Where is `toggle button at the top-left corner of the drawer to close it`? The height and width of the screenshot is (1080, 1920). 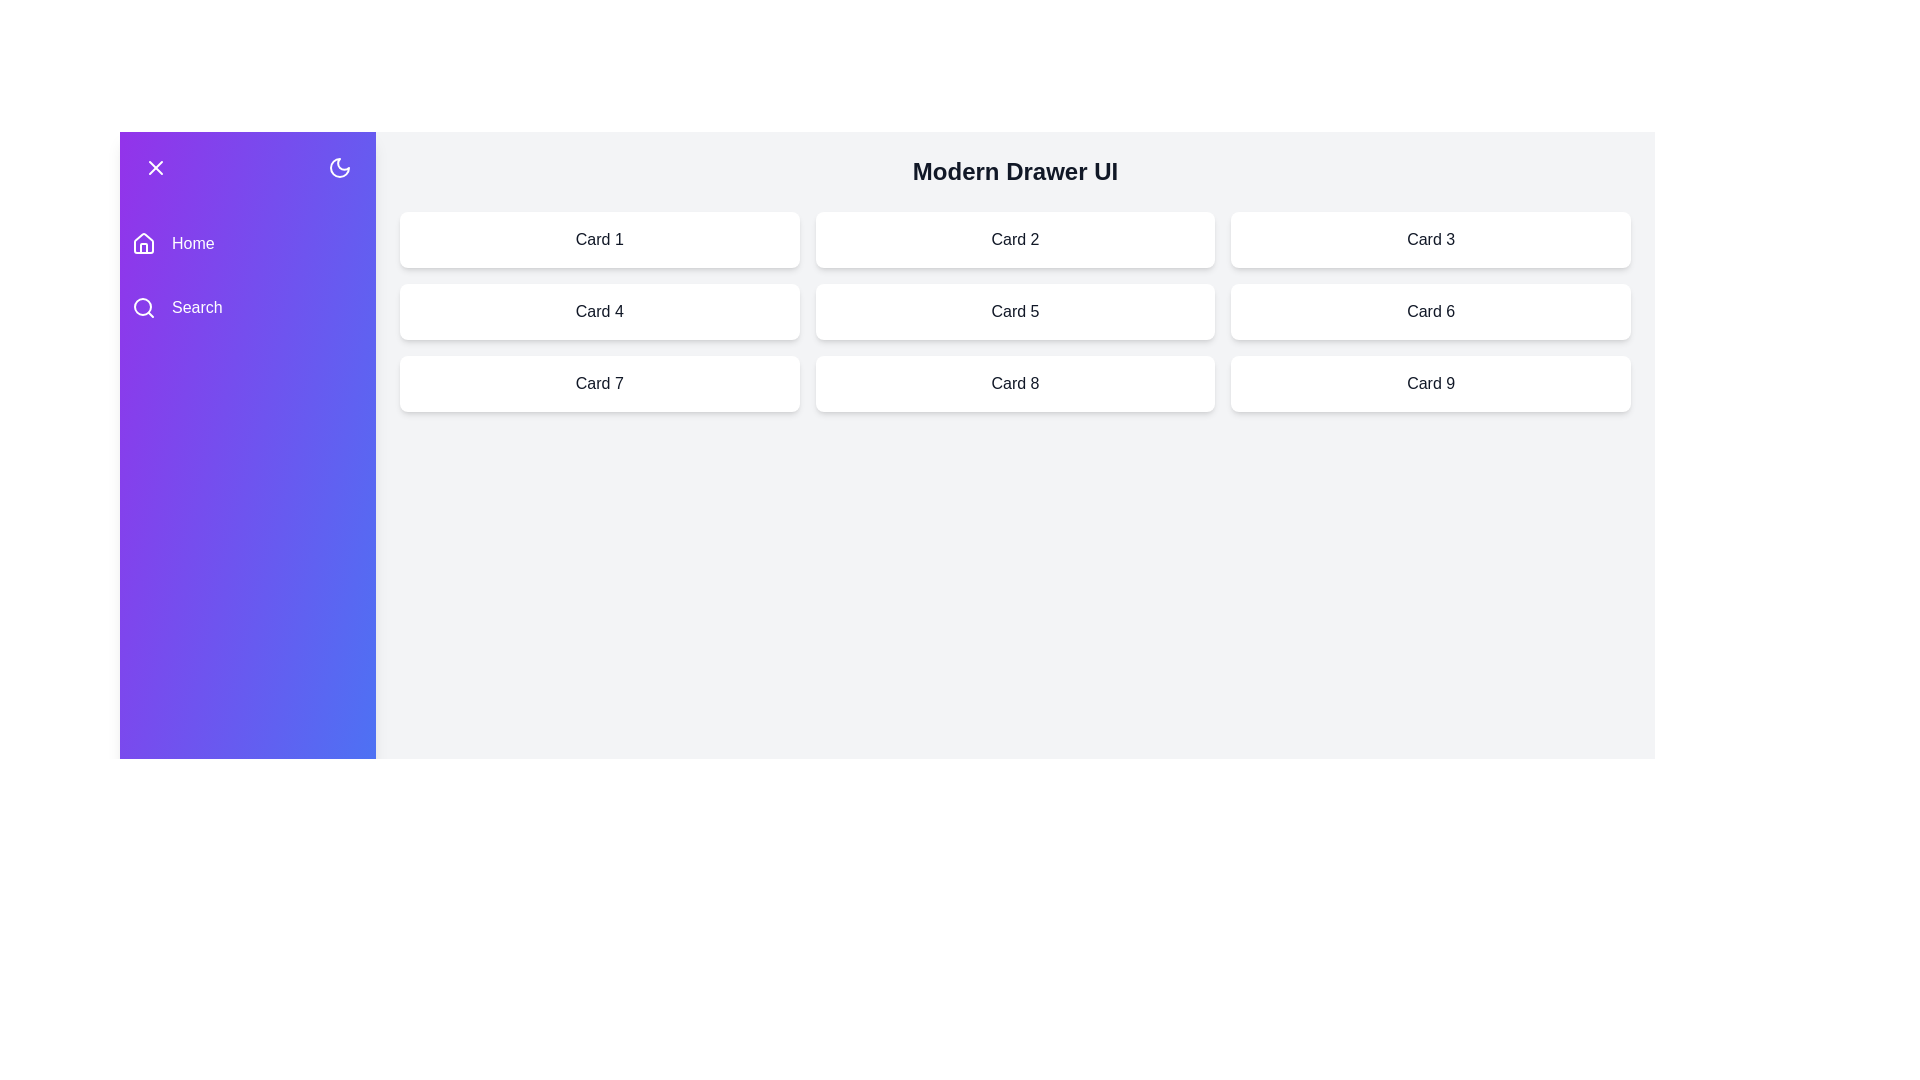 toggle button at the top-left corner of the drawer to close it is located at coordinates (155, 167).